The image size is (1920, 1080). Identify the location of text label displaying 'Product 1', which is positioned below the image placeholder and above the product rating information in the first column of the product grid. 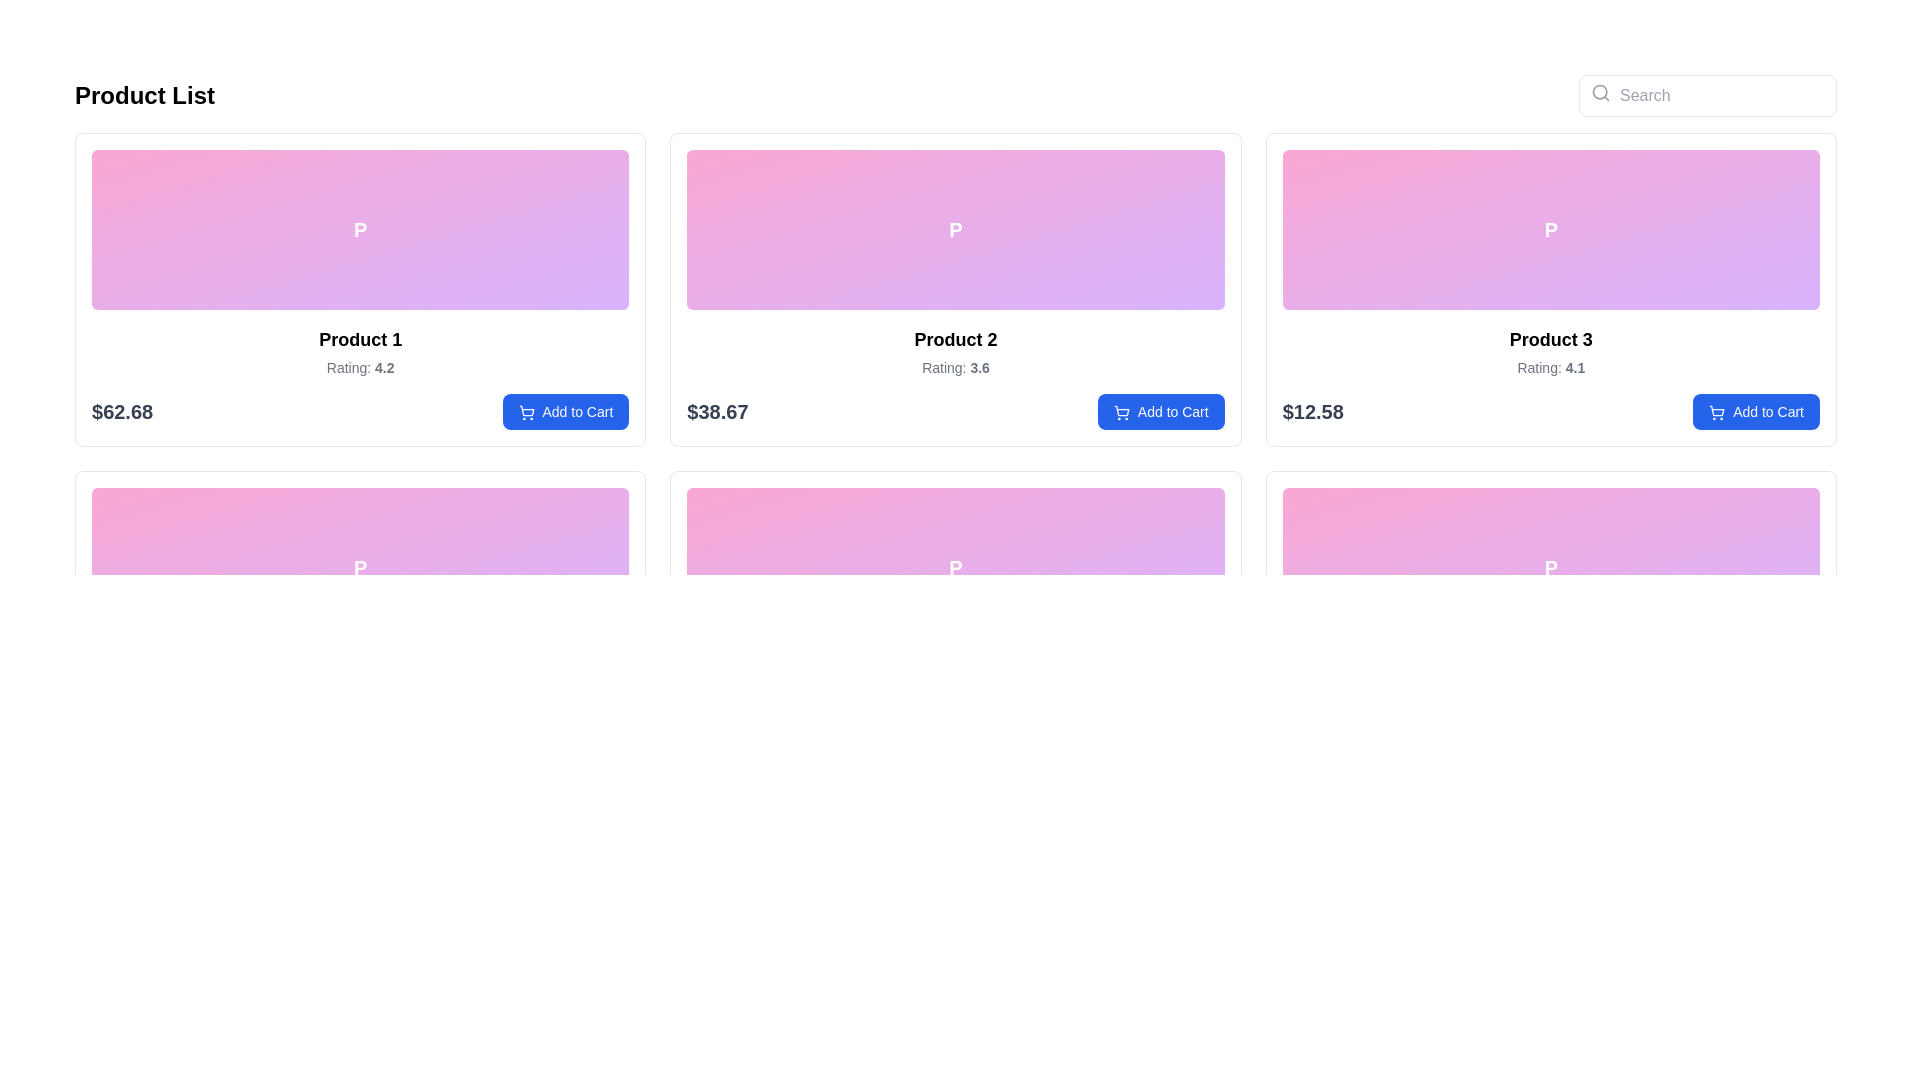
(360, 338).